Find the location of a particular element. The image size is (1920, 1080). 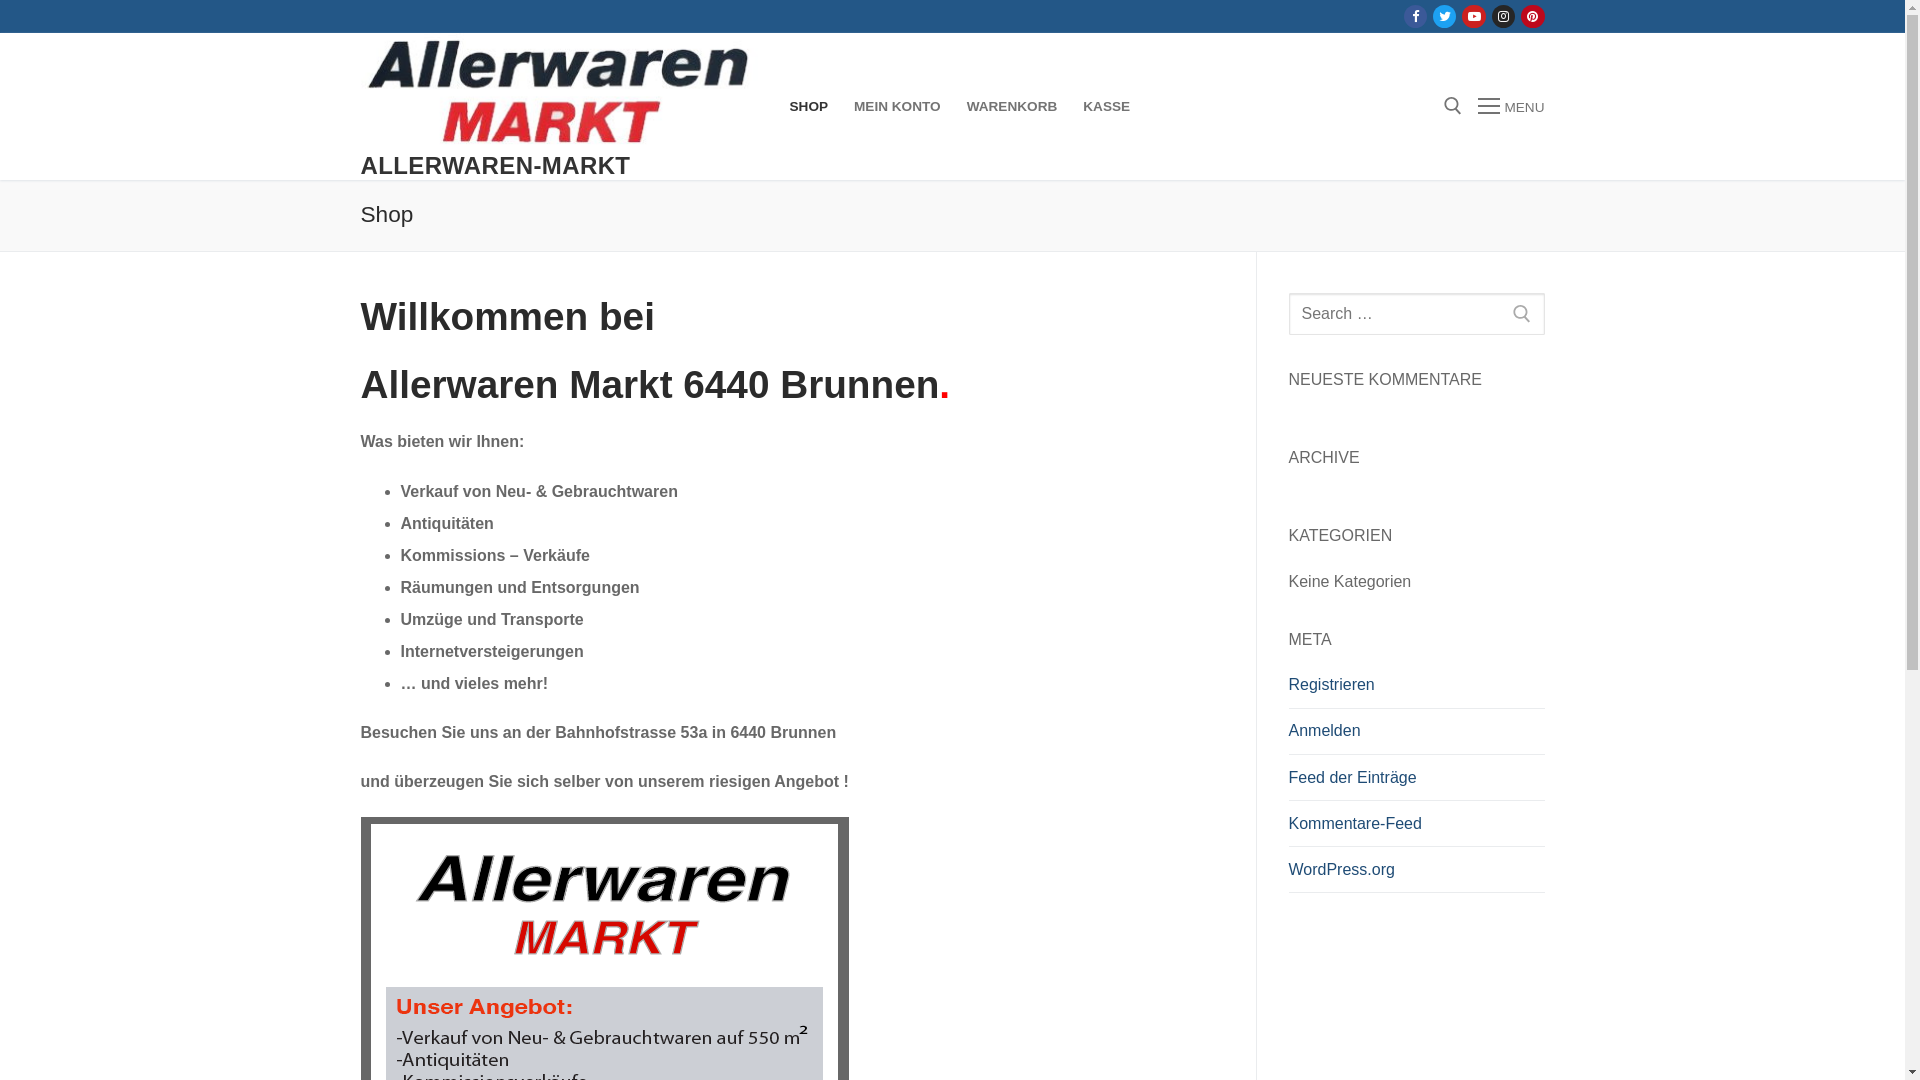

'Twitter' is located at coordinates (1444, 16).